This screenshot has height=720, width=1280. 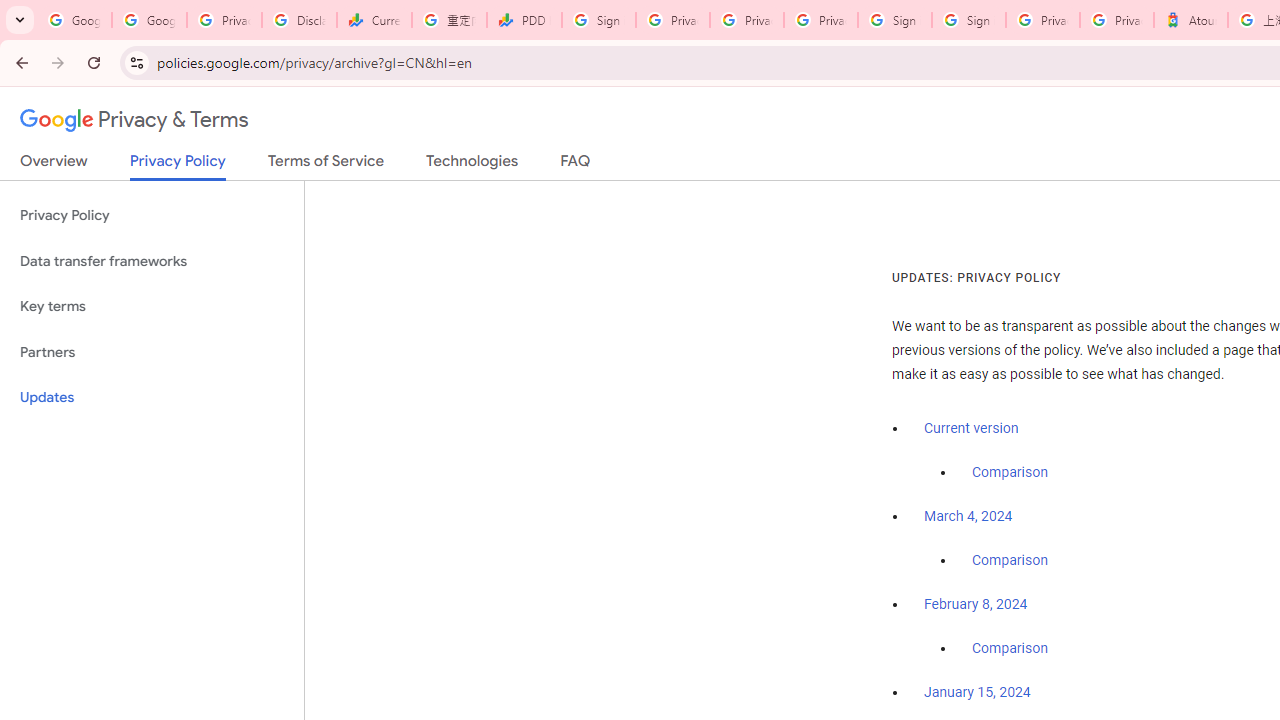 What do you see at coordinates (54, 164) in the screenshot?
I see `'Overview'` at bounding box center [54, 164].